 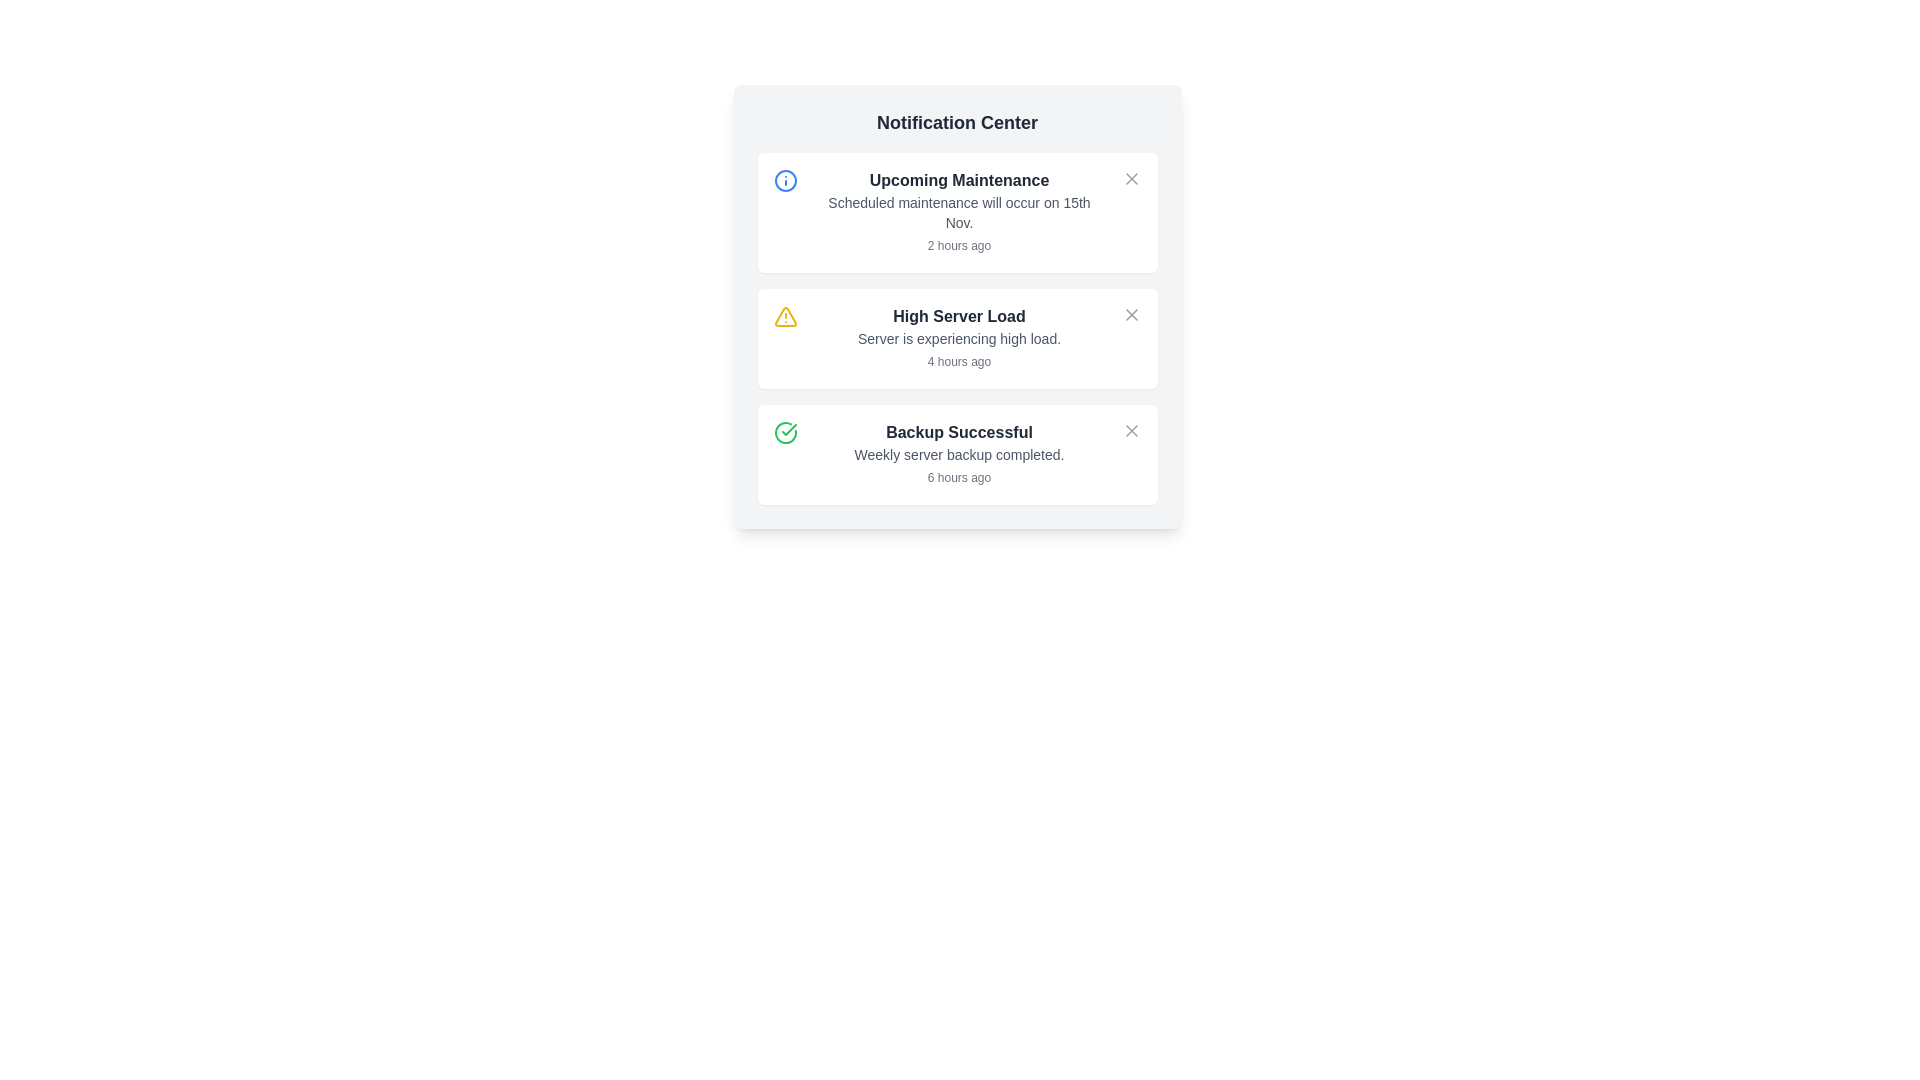 I want to click on the notification title label, which is the topmost text element in a group of three sibling texts inside the notification card located in the Notification Center, so click(x=958, y=315).